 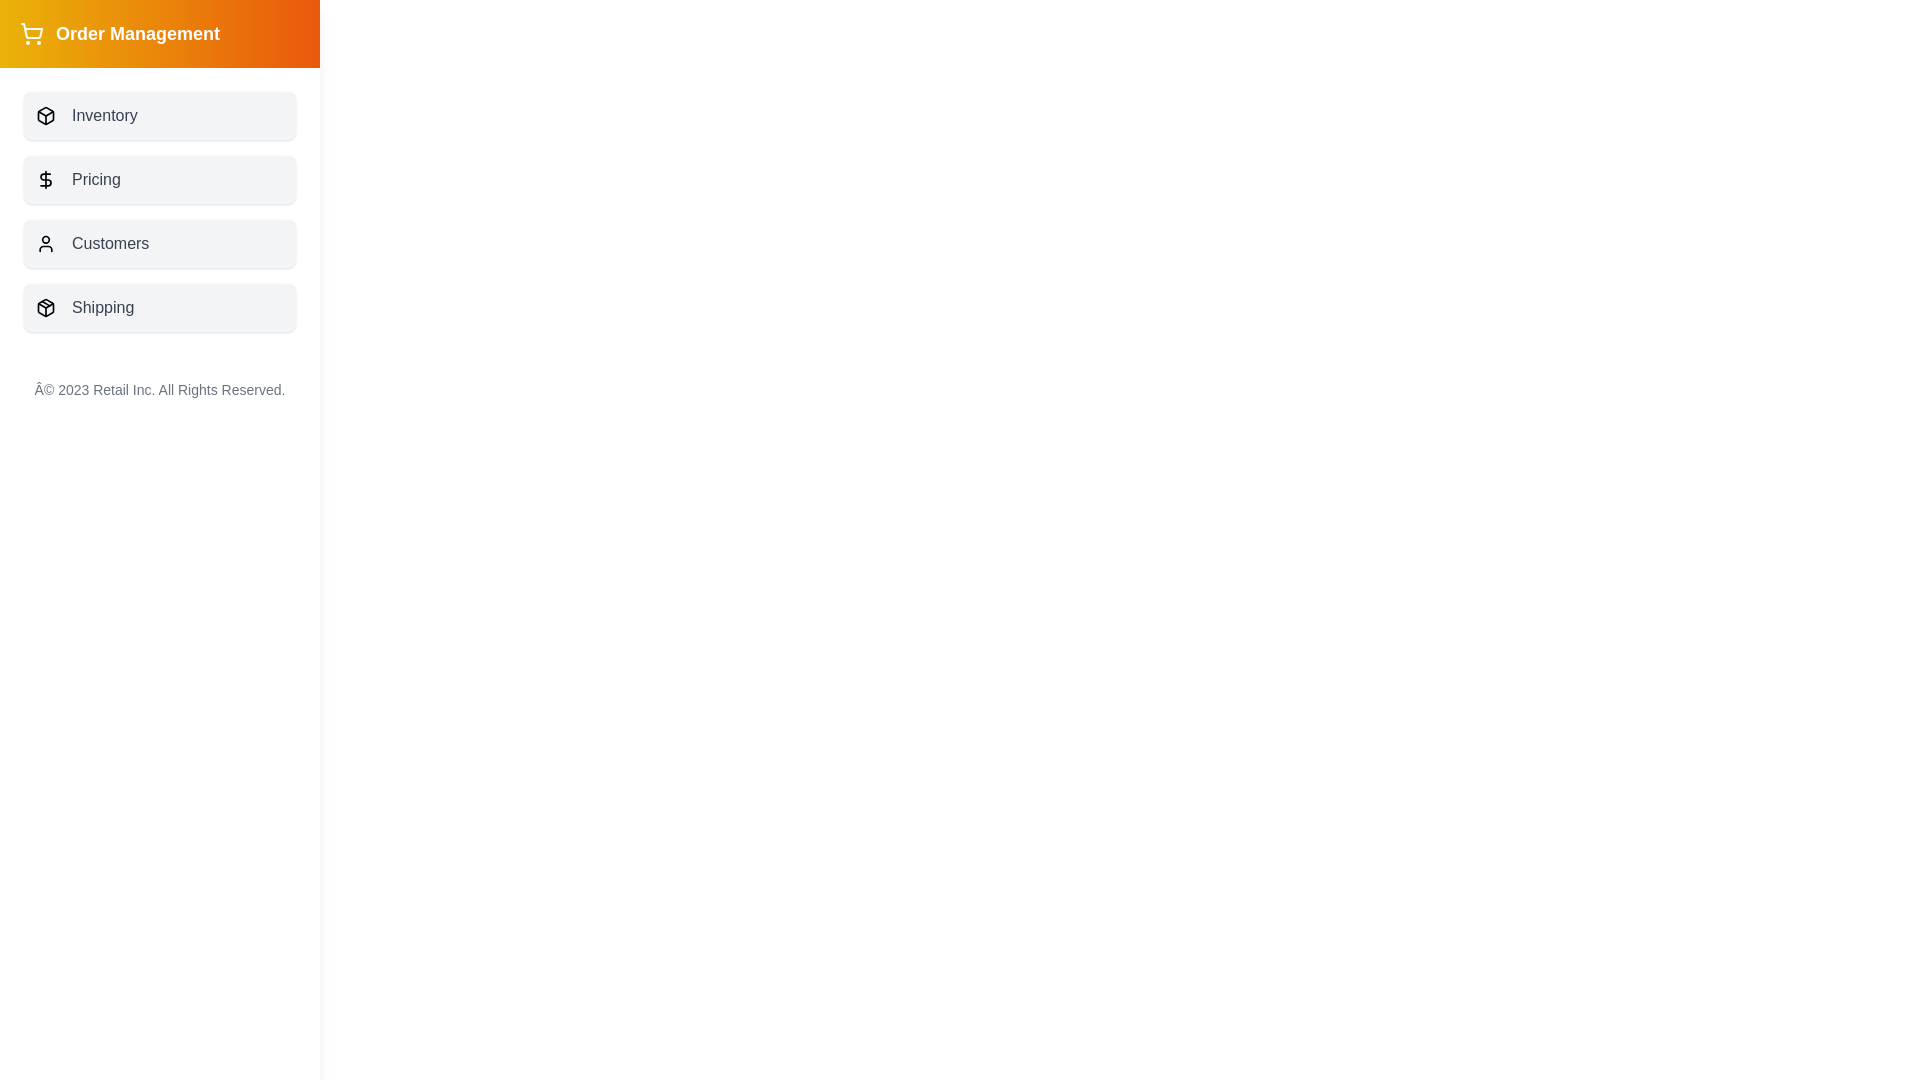 What do you see at coordinates (158, 242) in the screenshot?
I see `the button labeled 'Customers' to observe visual feedback` at bounding box center [158, 242].